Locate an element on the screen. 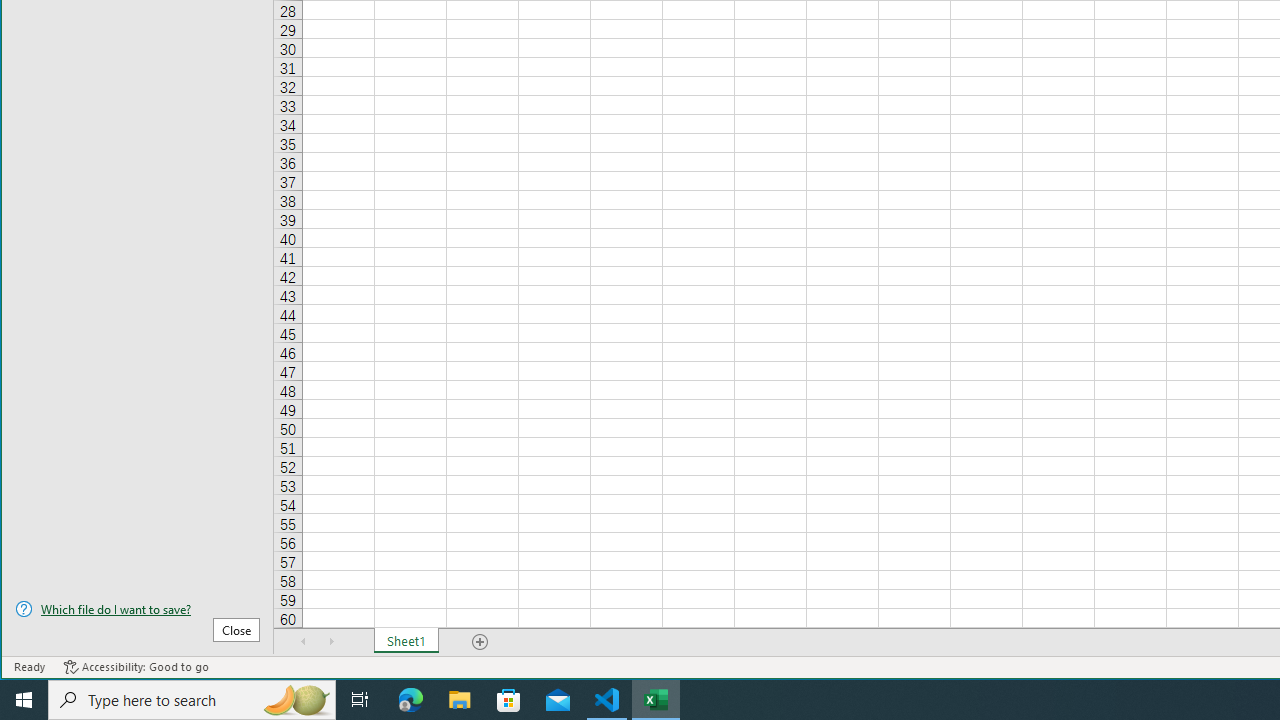 Image resolution: width=1280 pixels, height=720 pixels. 'File Explorer' is located at coordinates (459, 698).